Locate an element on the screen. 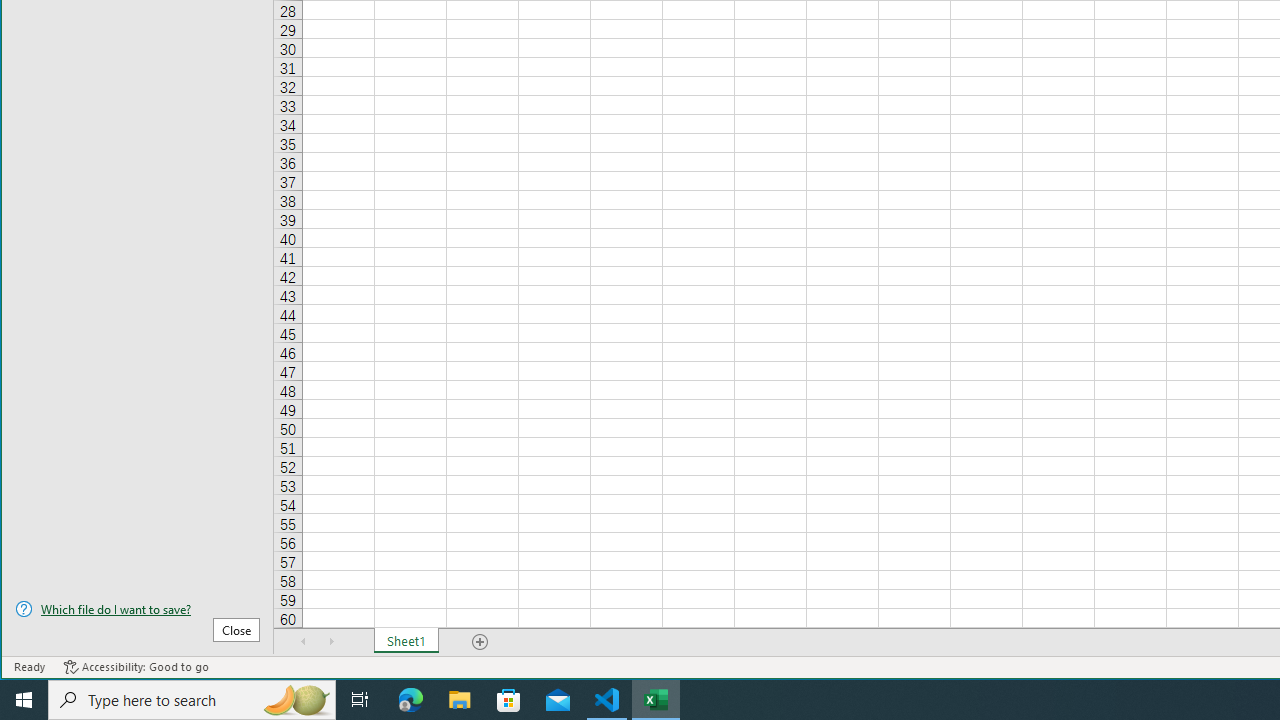 Image resolution: width=1280 pixels, height=720 pixels. 'File Explorer' is located at coordinates (459, 698).